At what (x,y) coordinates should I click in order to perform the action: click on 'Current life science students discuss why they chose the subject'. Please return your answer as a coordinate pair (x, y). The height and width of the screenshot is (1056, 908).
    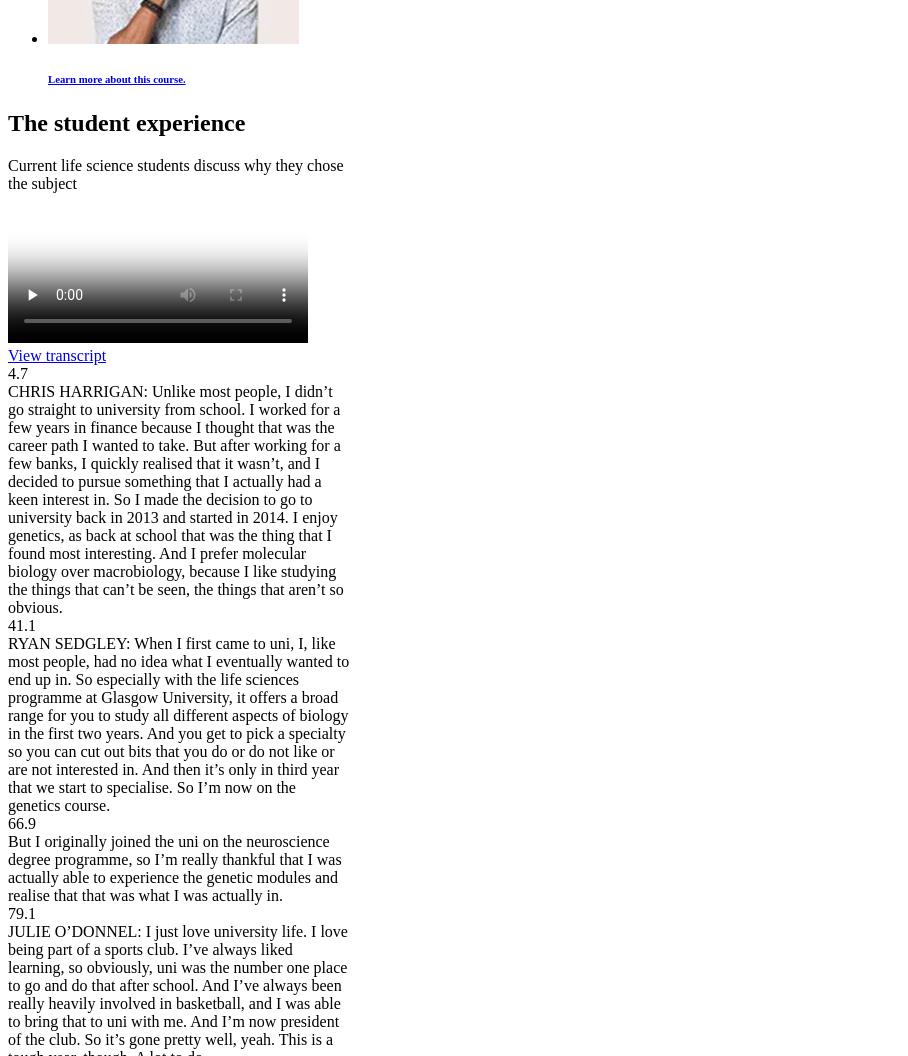
    Looking at the image, I should click on (6, 174).